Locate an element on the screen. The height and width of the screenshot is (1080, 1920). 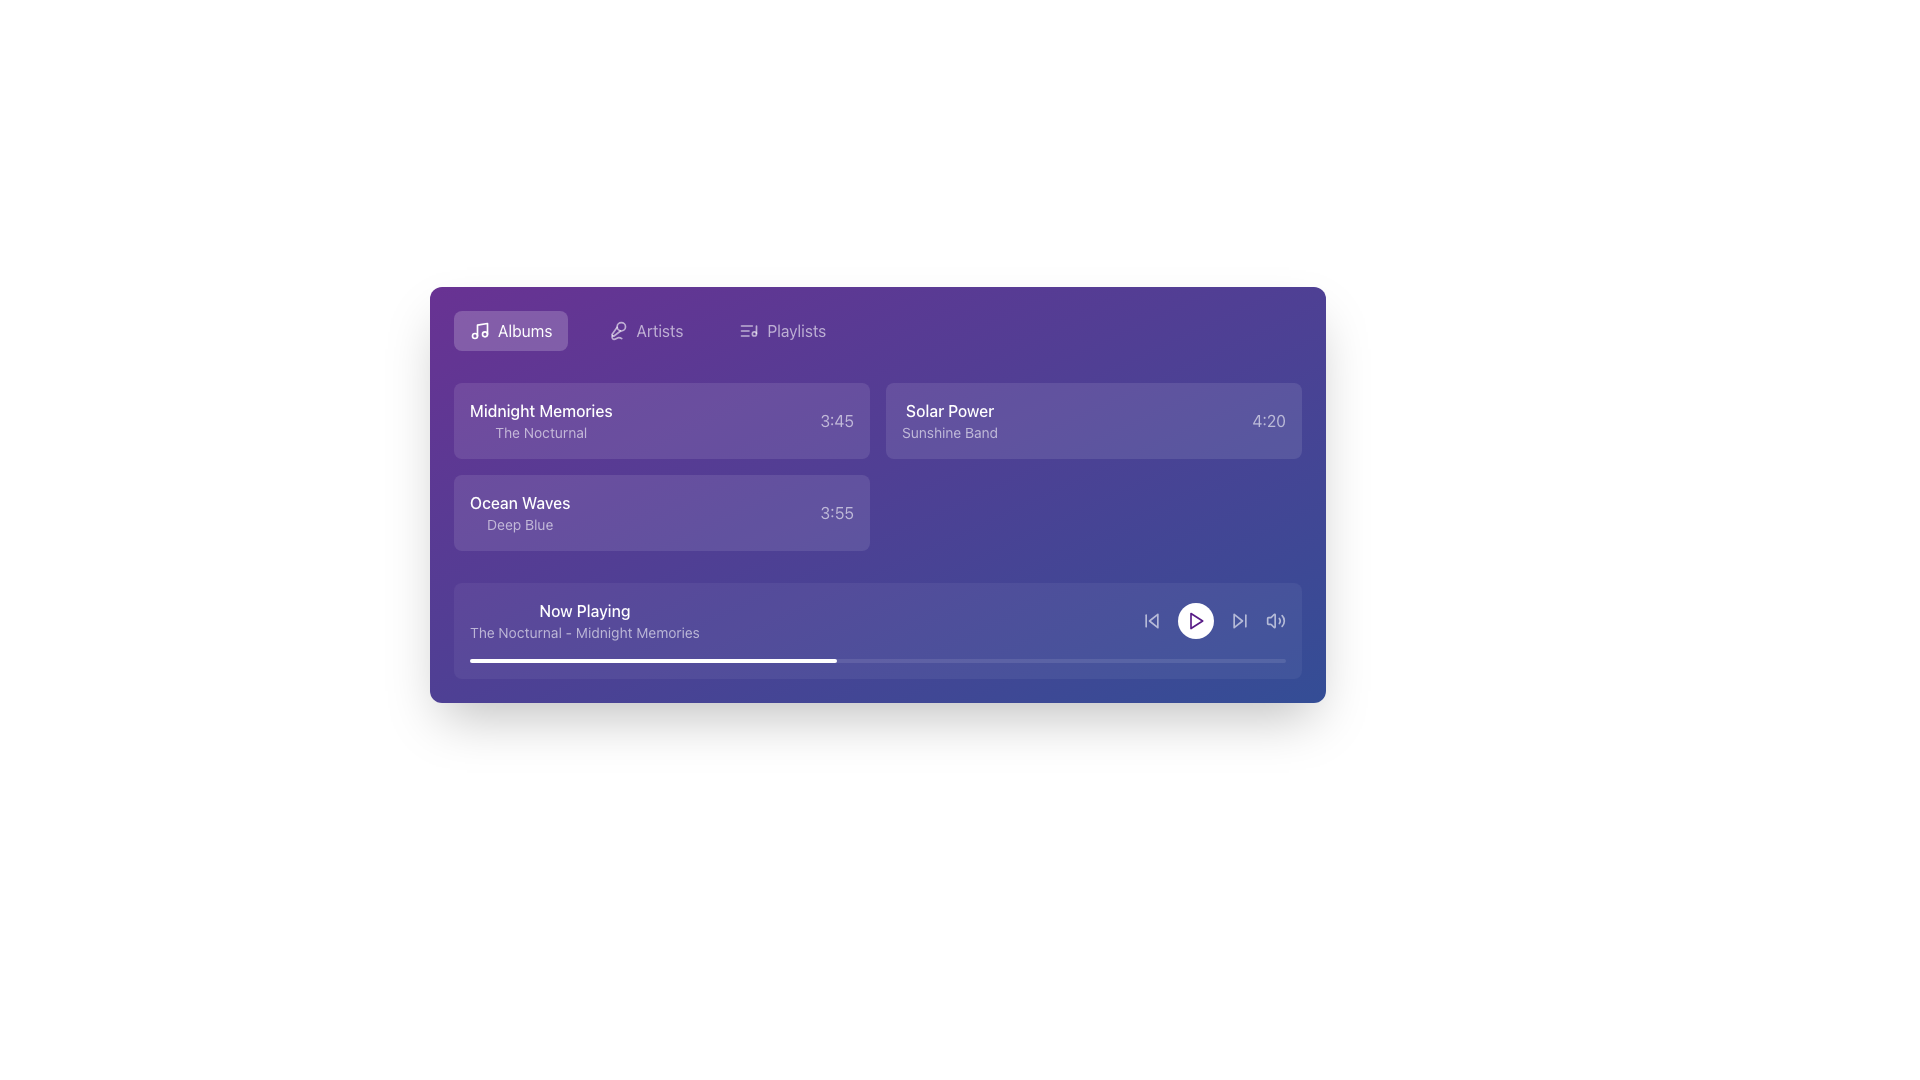
the 'Playlists' button in the navigation bar located at the top of the layout is located at coordinates (878, 330).